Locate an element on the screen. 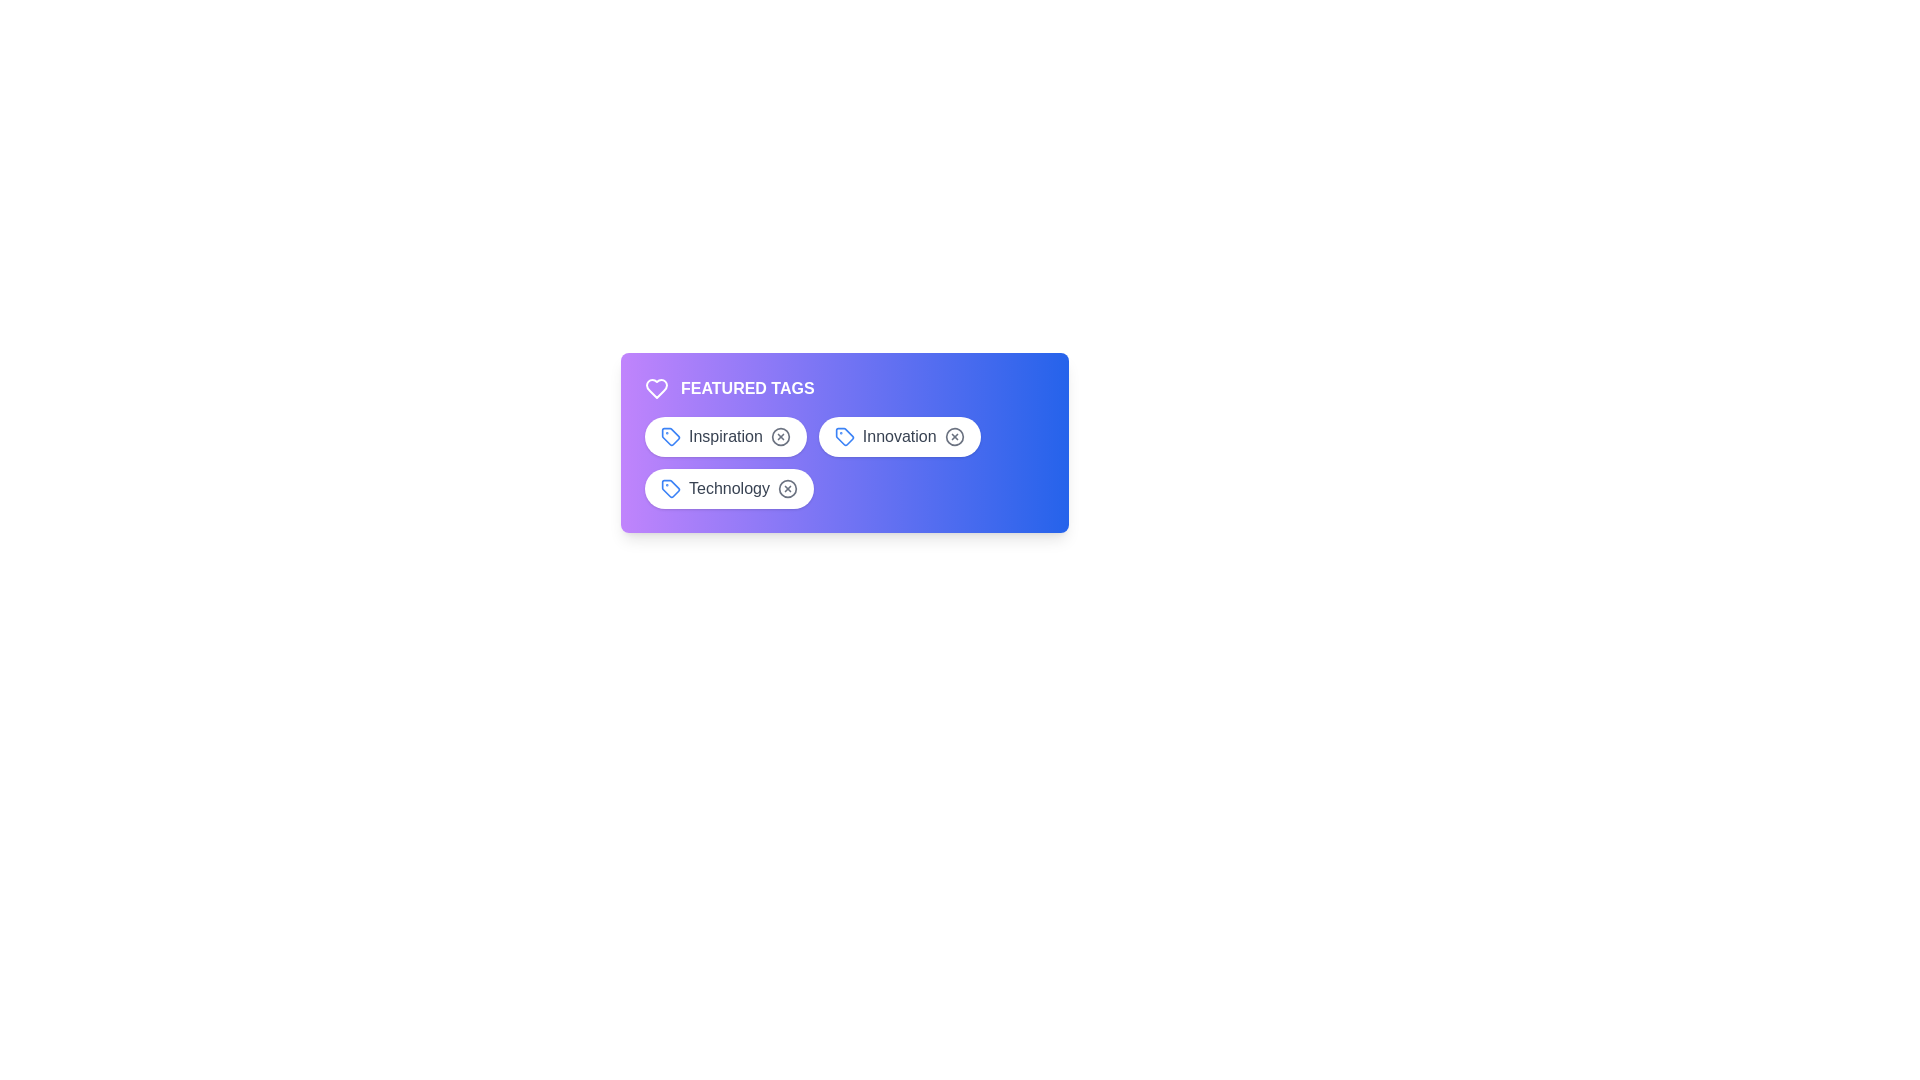 This screenshot has height=1080, width=1920. the SVG circle element that represents the delete button for the 'Innovation' tag in the 'FEATURED TAGS' section is located at coordinates (953, 435).